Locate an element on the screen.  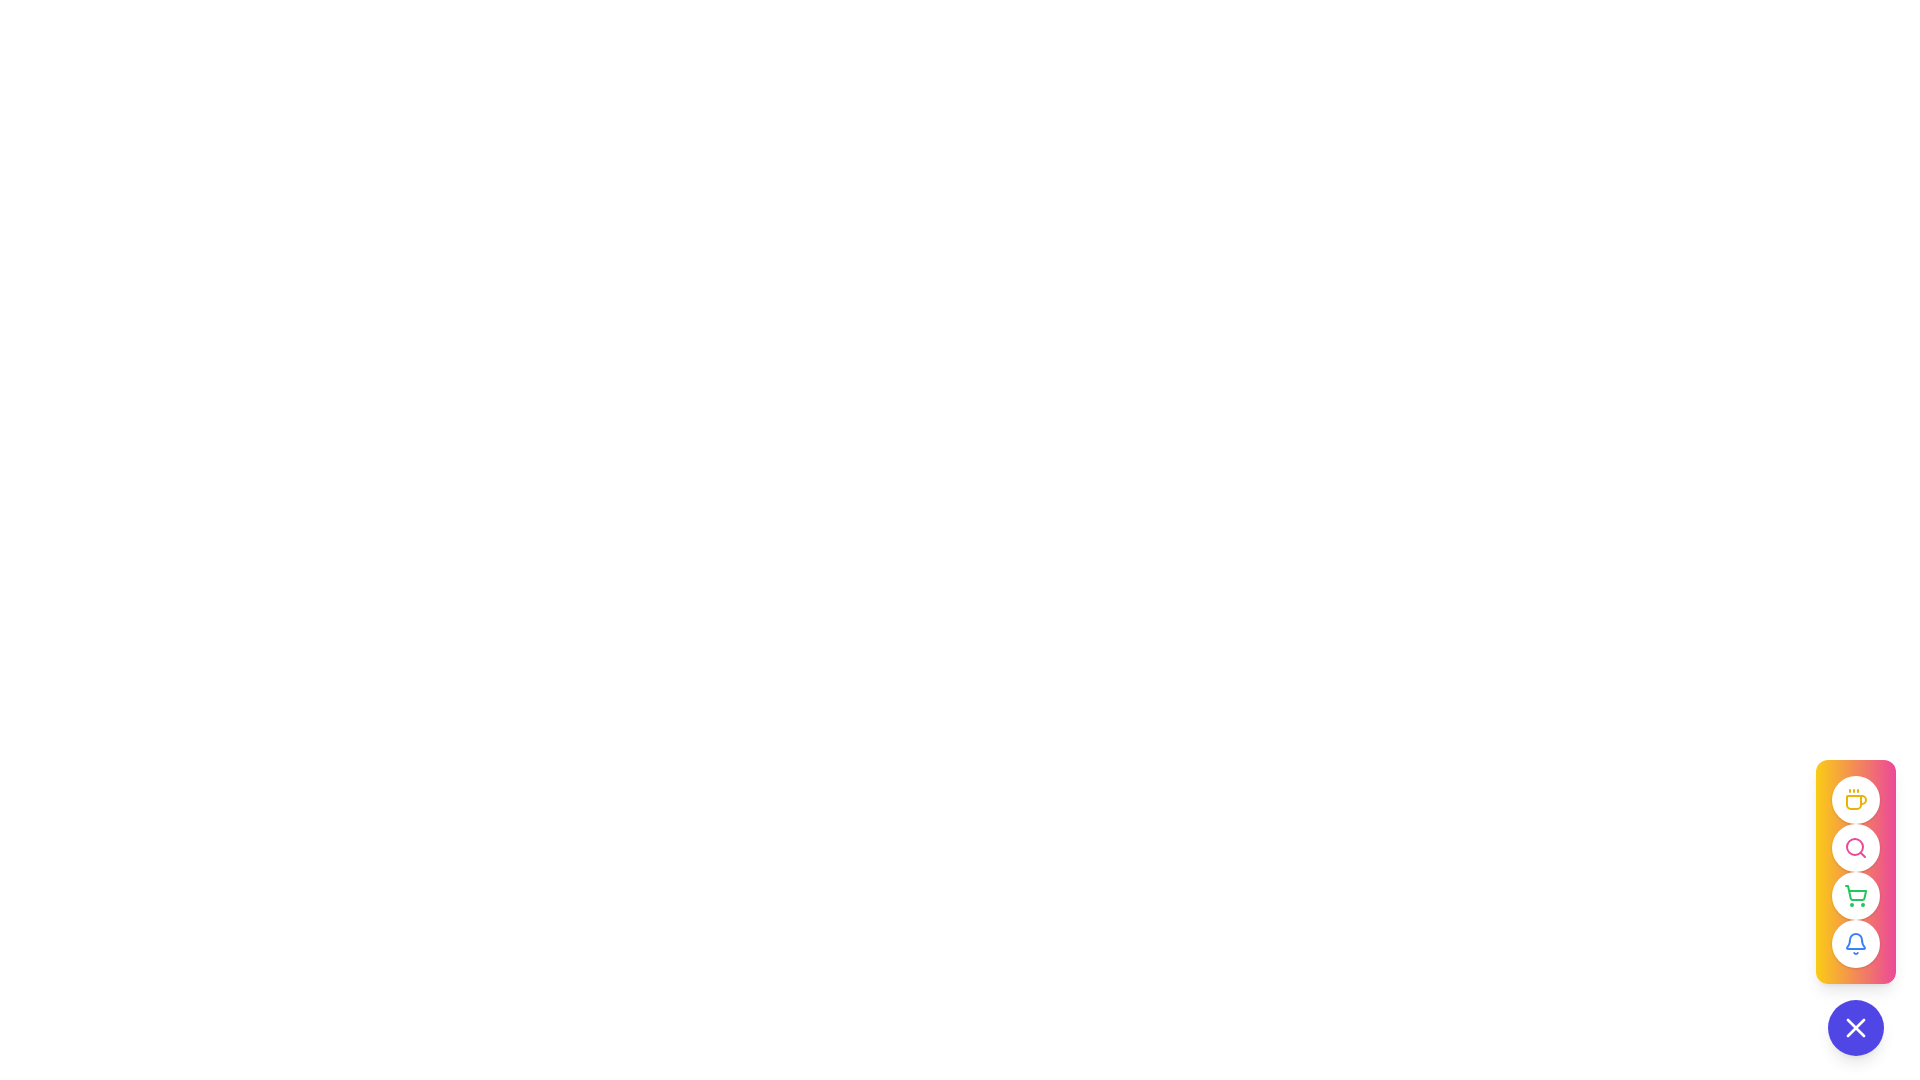
the circular button at the bottom of the vertical stack, which features a white cross-shaped icon with rounded ends on a vibrant blue background is located at coordinates (1855, 1028).